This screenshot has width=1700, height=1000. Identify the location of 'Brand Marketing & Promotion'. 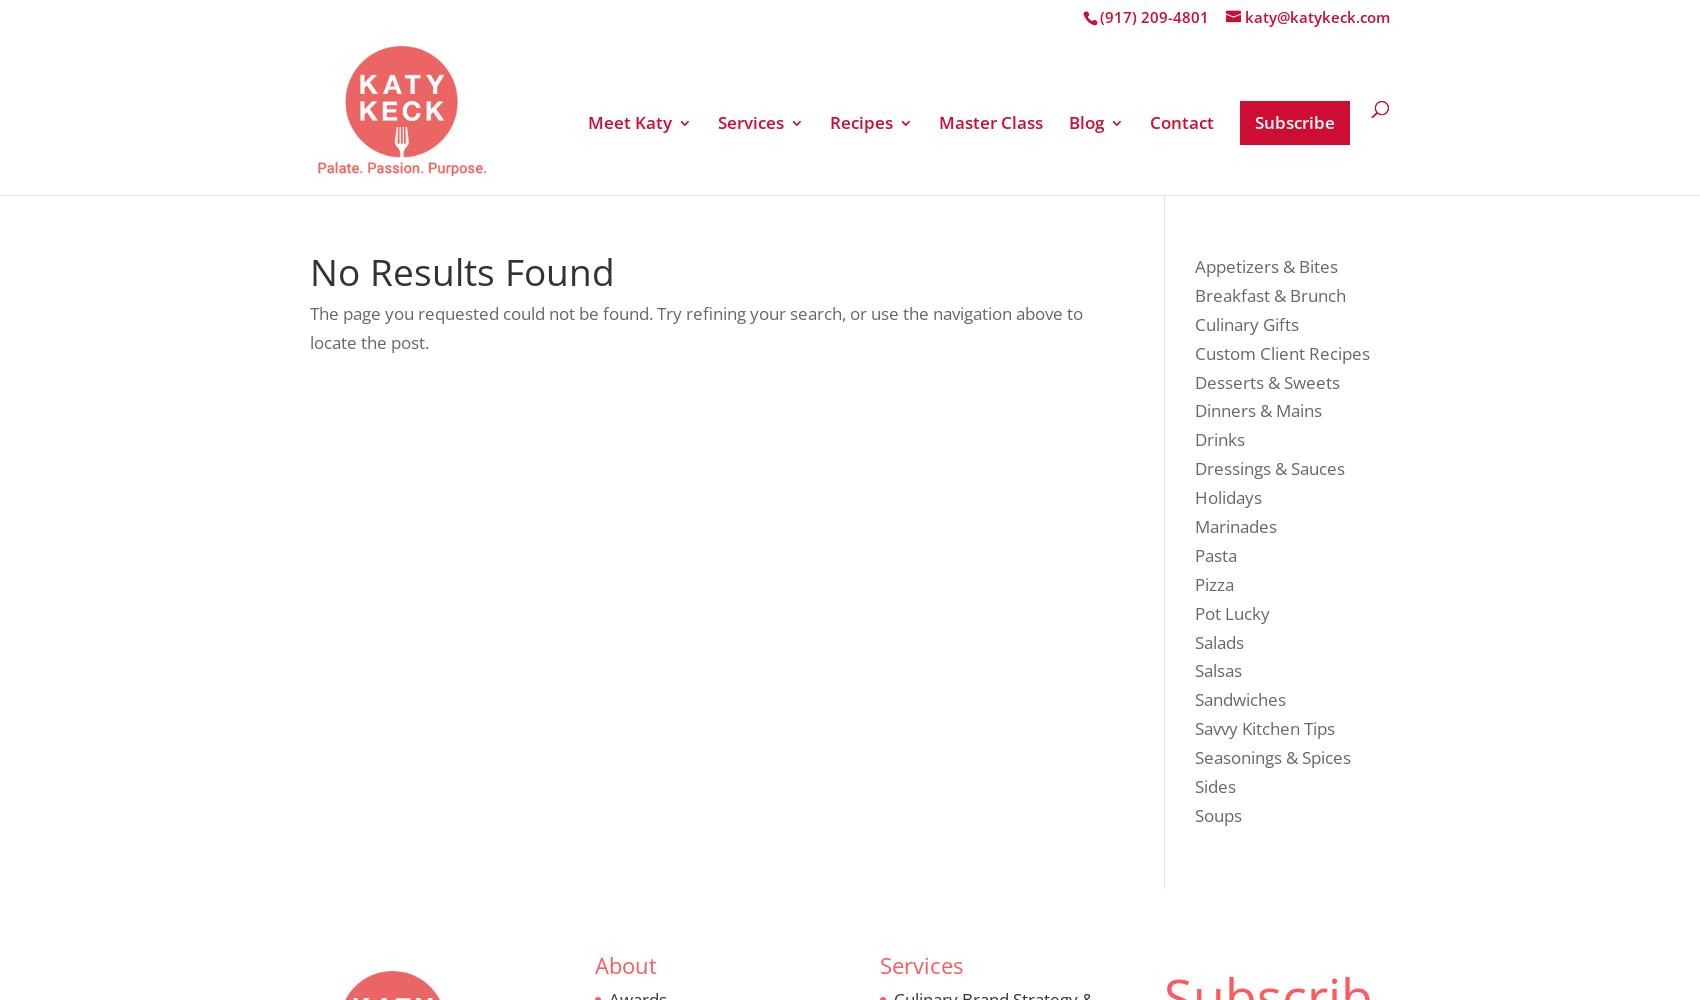
(835, 346).